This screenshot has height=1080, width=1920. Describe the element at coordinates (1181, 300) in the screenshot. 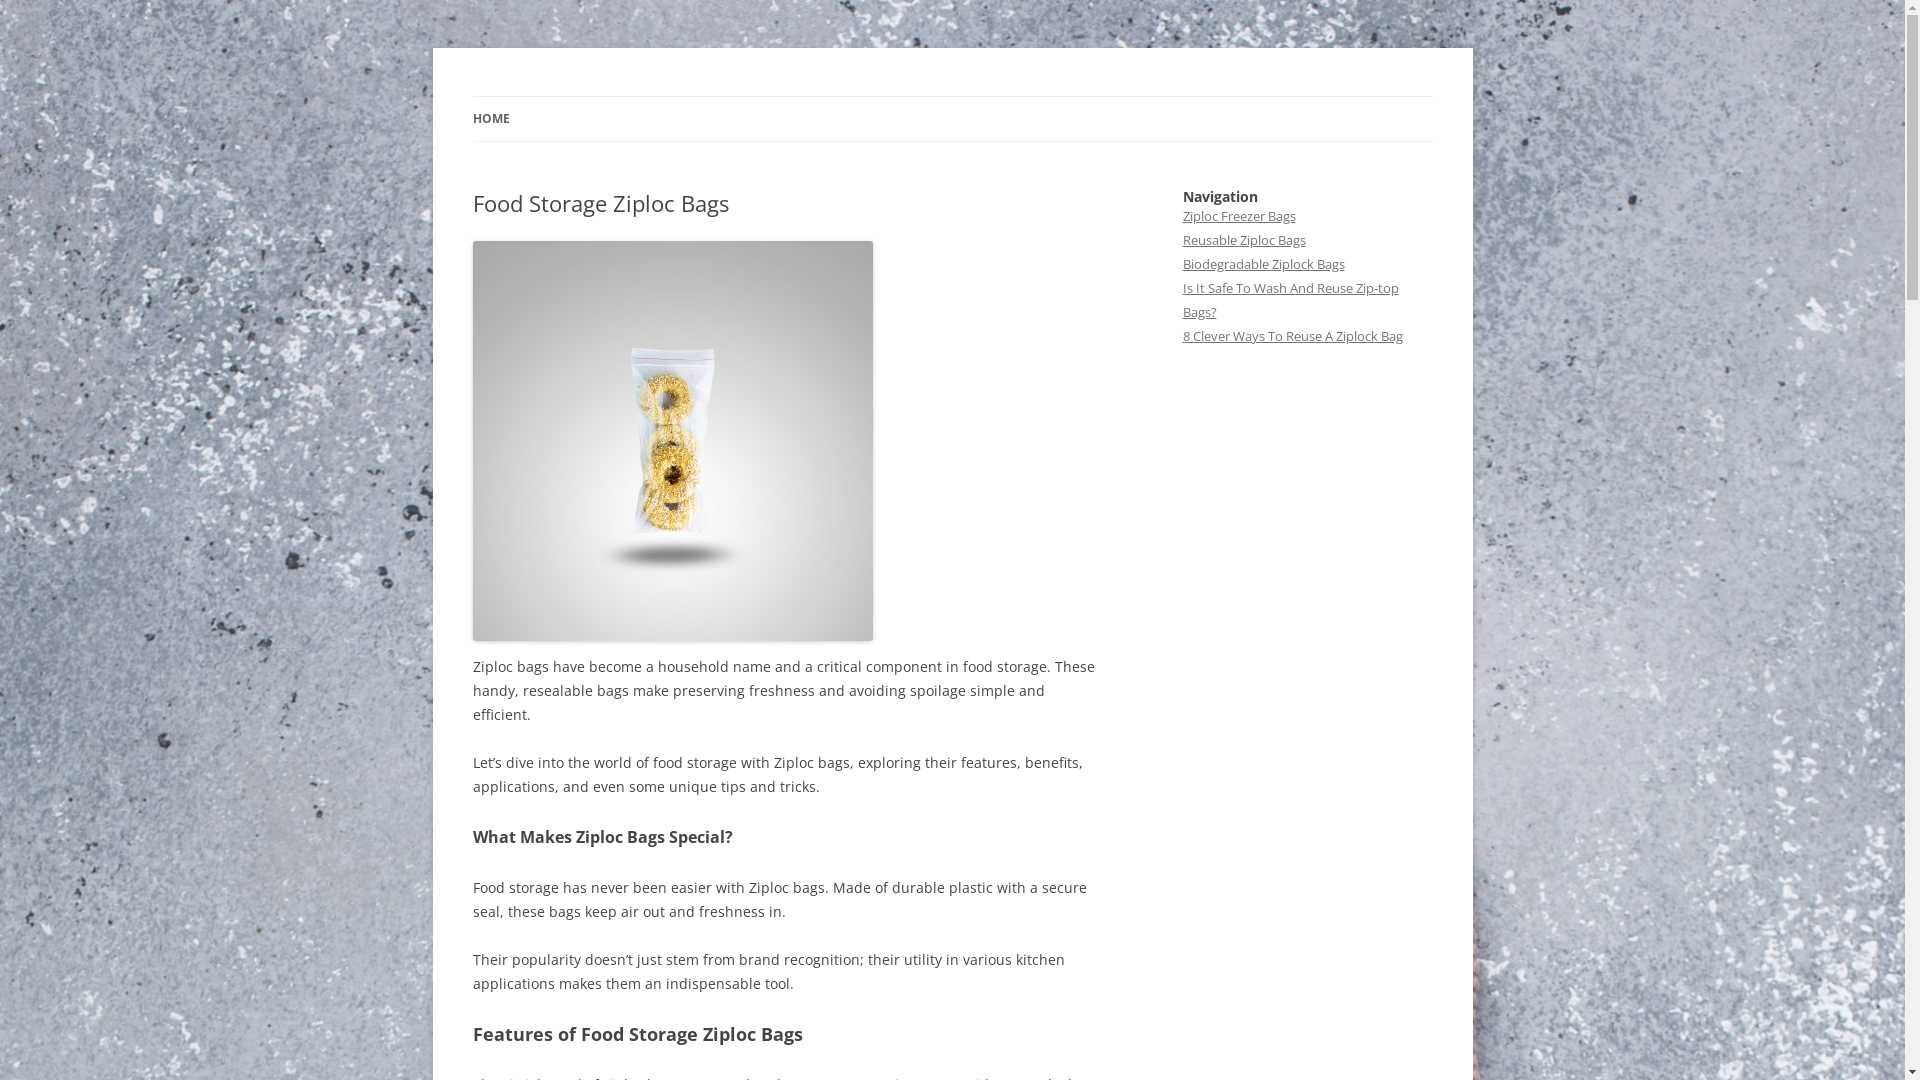

I see `'Is It Safe To Wash And Reuse Zip-top Bags?'` at that location.